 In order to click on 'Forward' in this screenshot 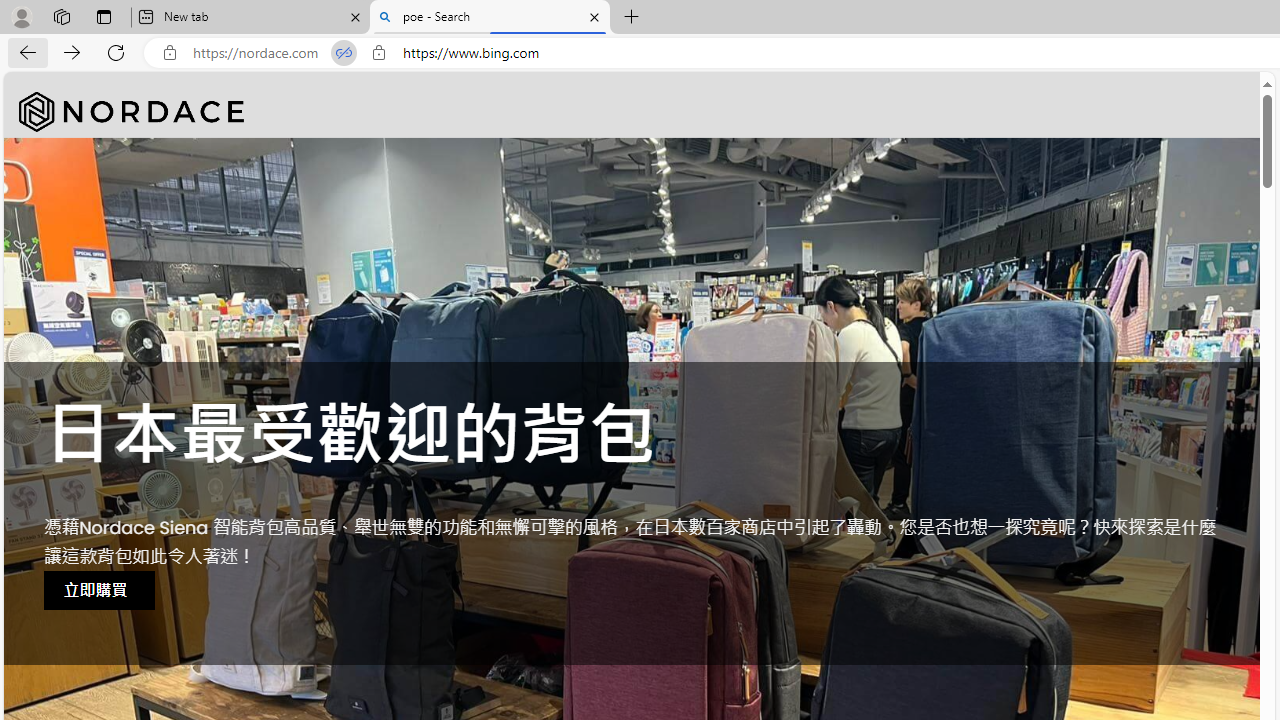, I will do `click(72, 51)`.